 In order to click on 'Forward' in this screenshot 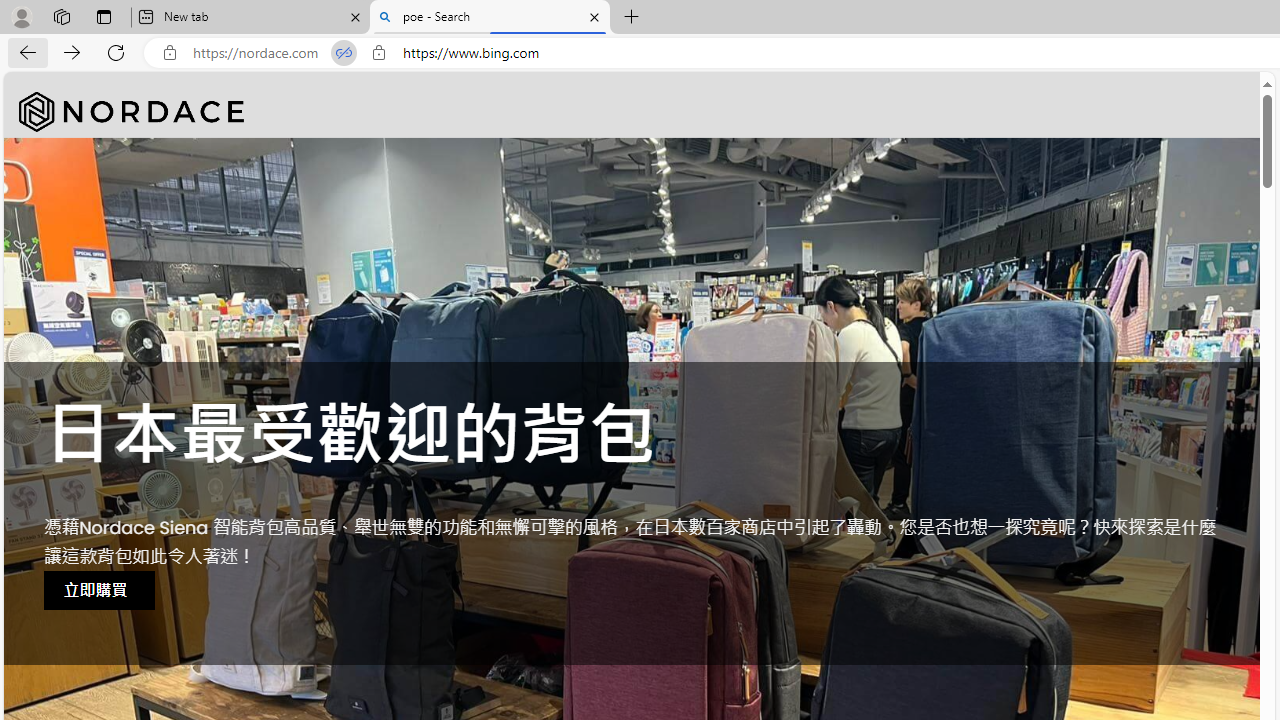, I will do `click(72, 51)`.